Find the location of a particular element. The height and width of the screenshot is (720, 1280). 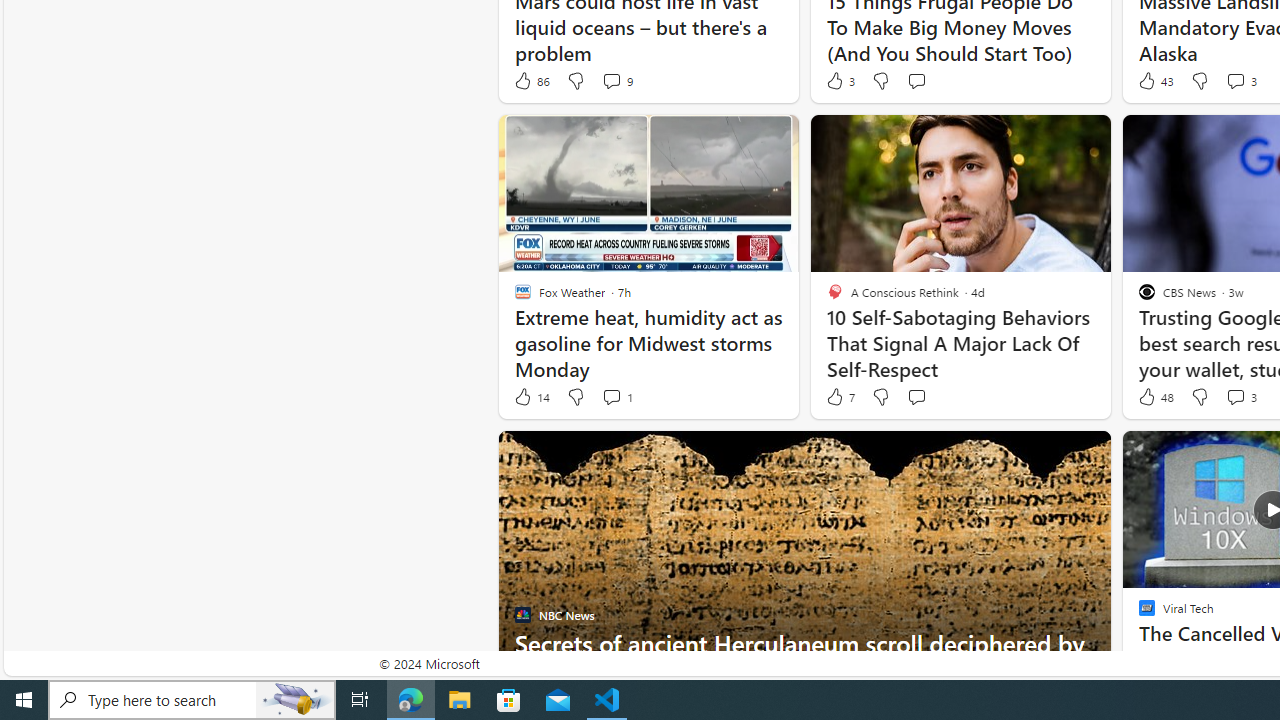

'48 Like' is located at coordinates (1154, 397).